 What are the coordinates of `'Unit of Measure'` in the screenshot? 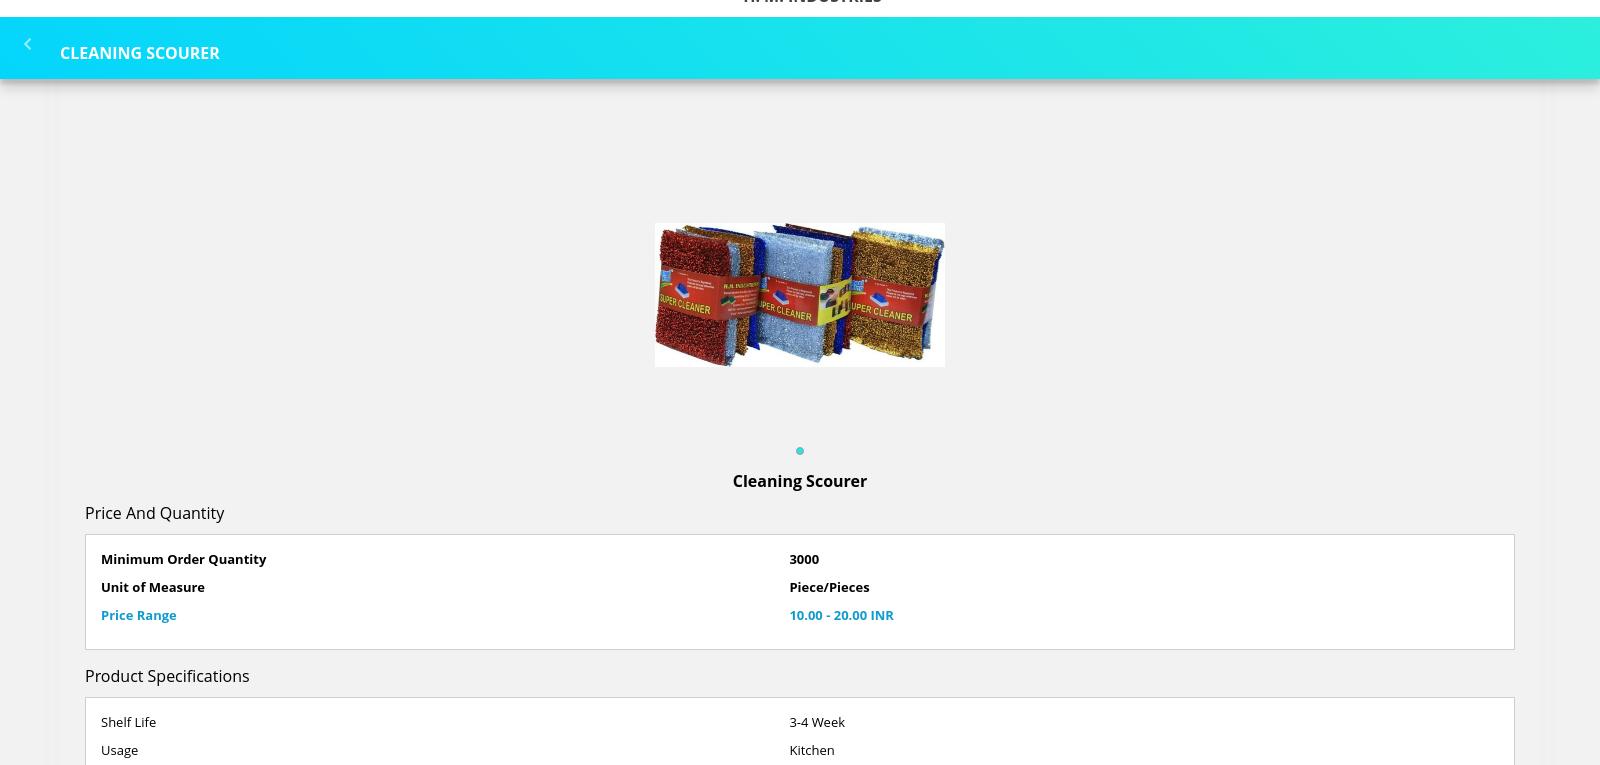 It's located at (99, 586).